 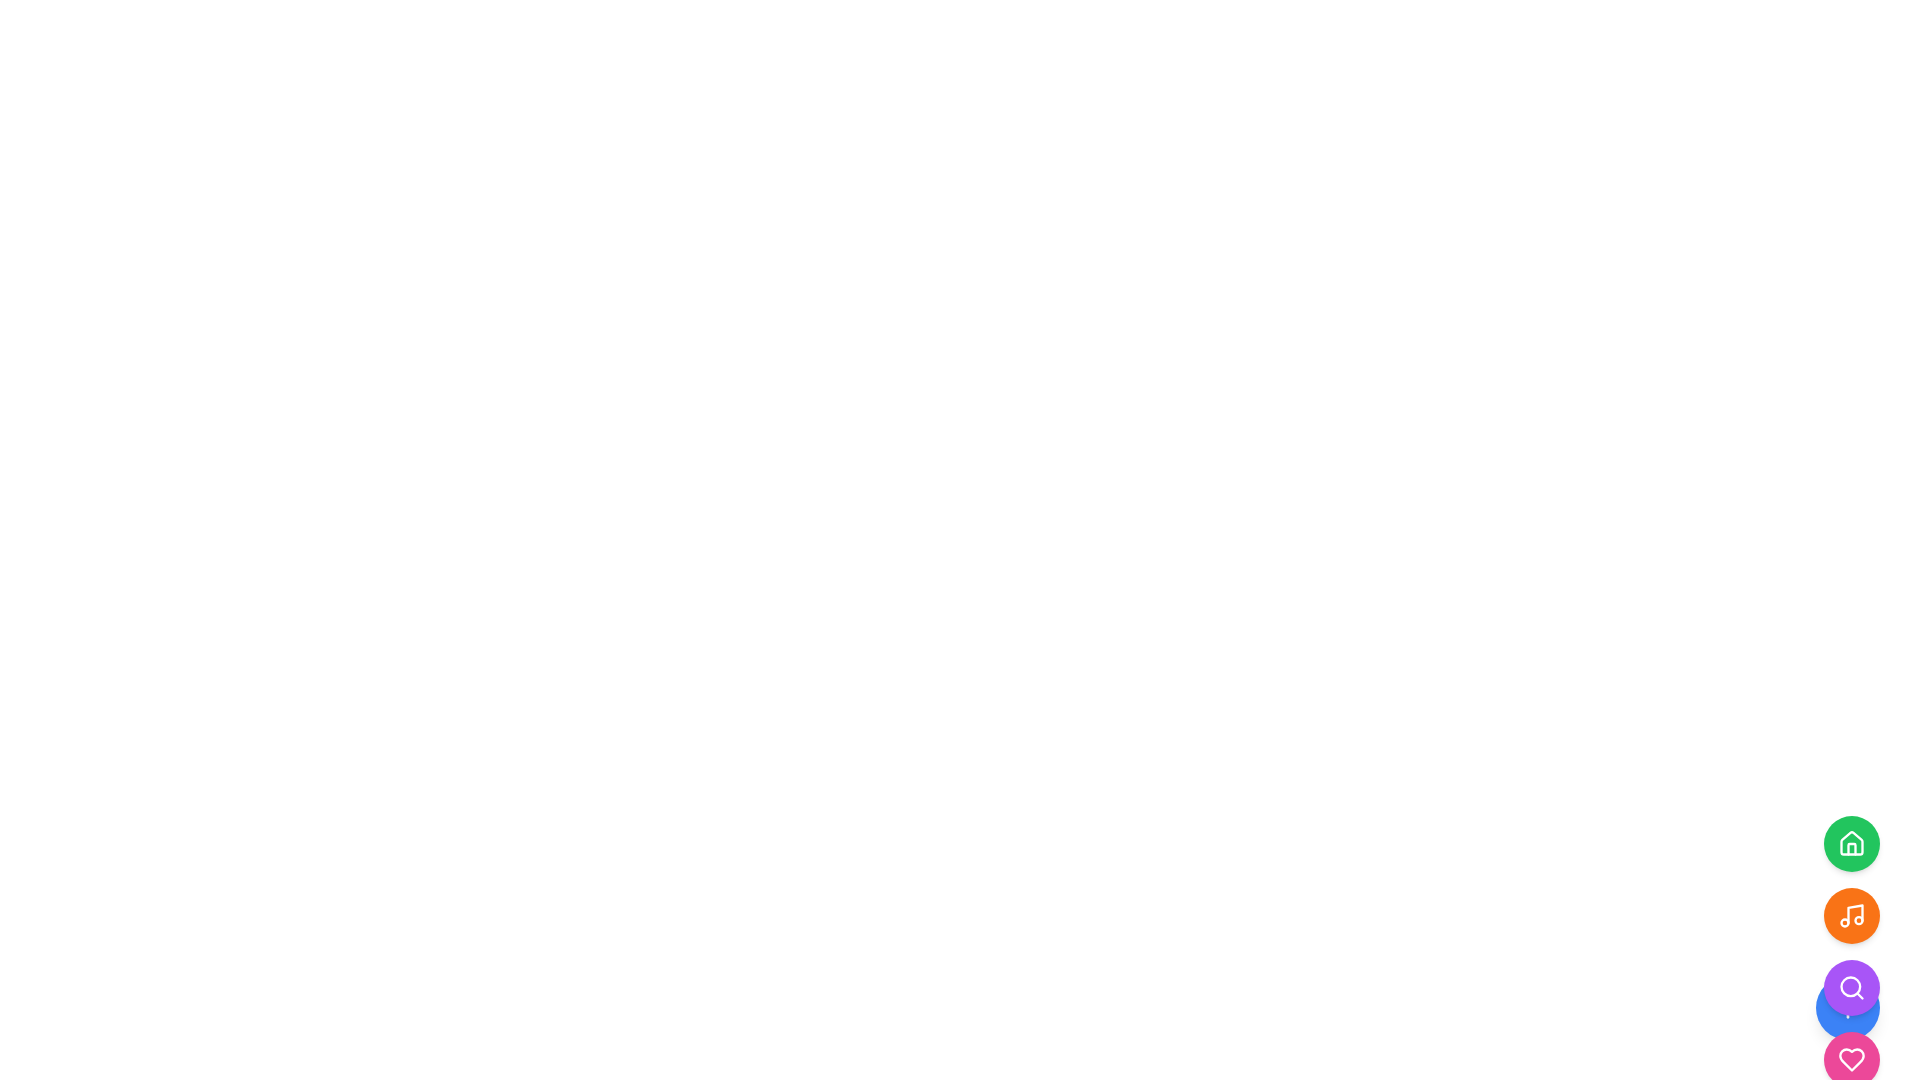 I want to click on the '+' icon embedded in a blue rounded button located in the bottom-right side of the interface, so click(x=1847, y=1007).